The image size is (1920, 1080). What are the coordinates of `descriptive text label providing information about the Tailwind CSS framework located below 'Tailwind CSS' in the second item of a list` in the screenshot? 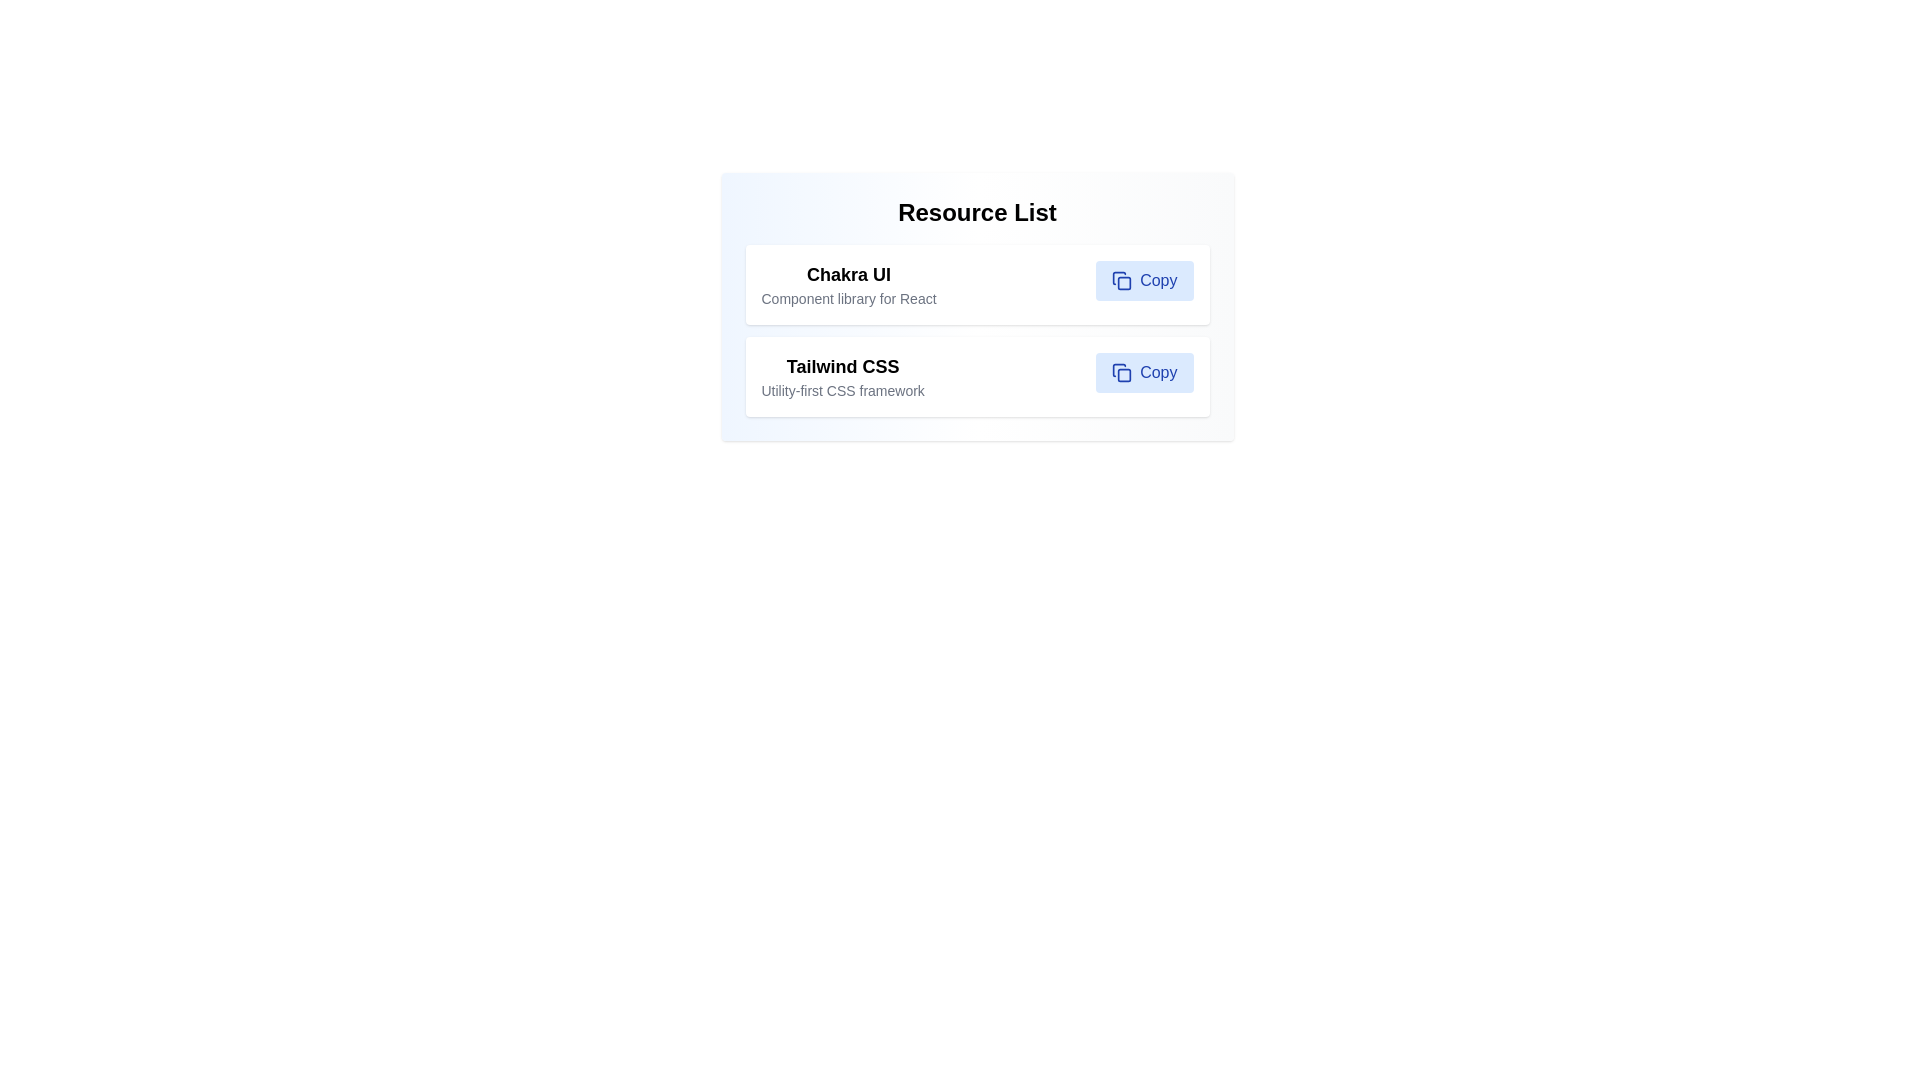 It's located at (843, 390).